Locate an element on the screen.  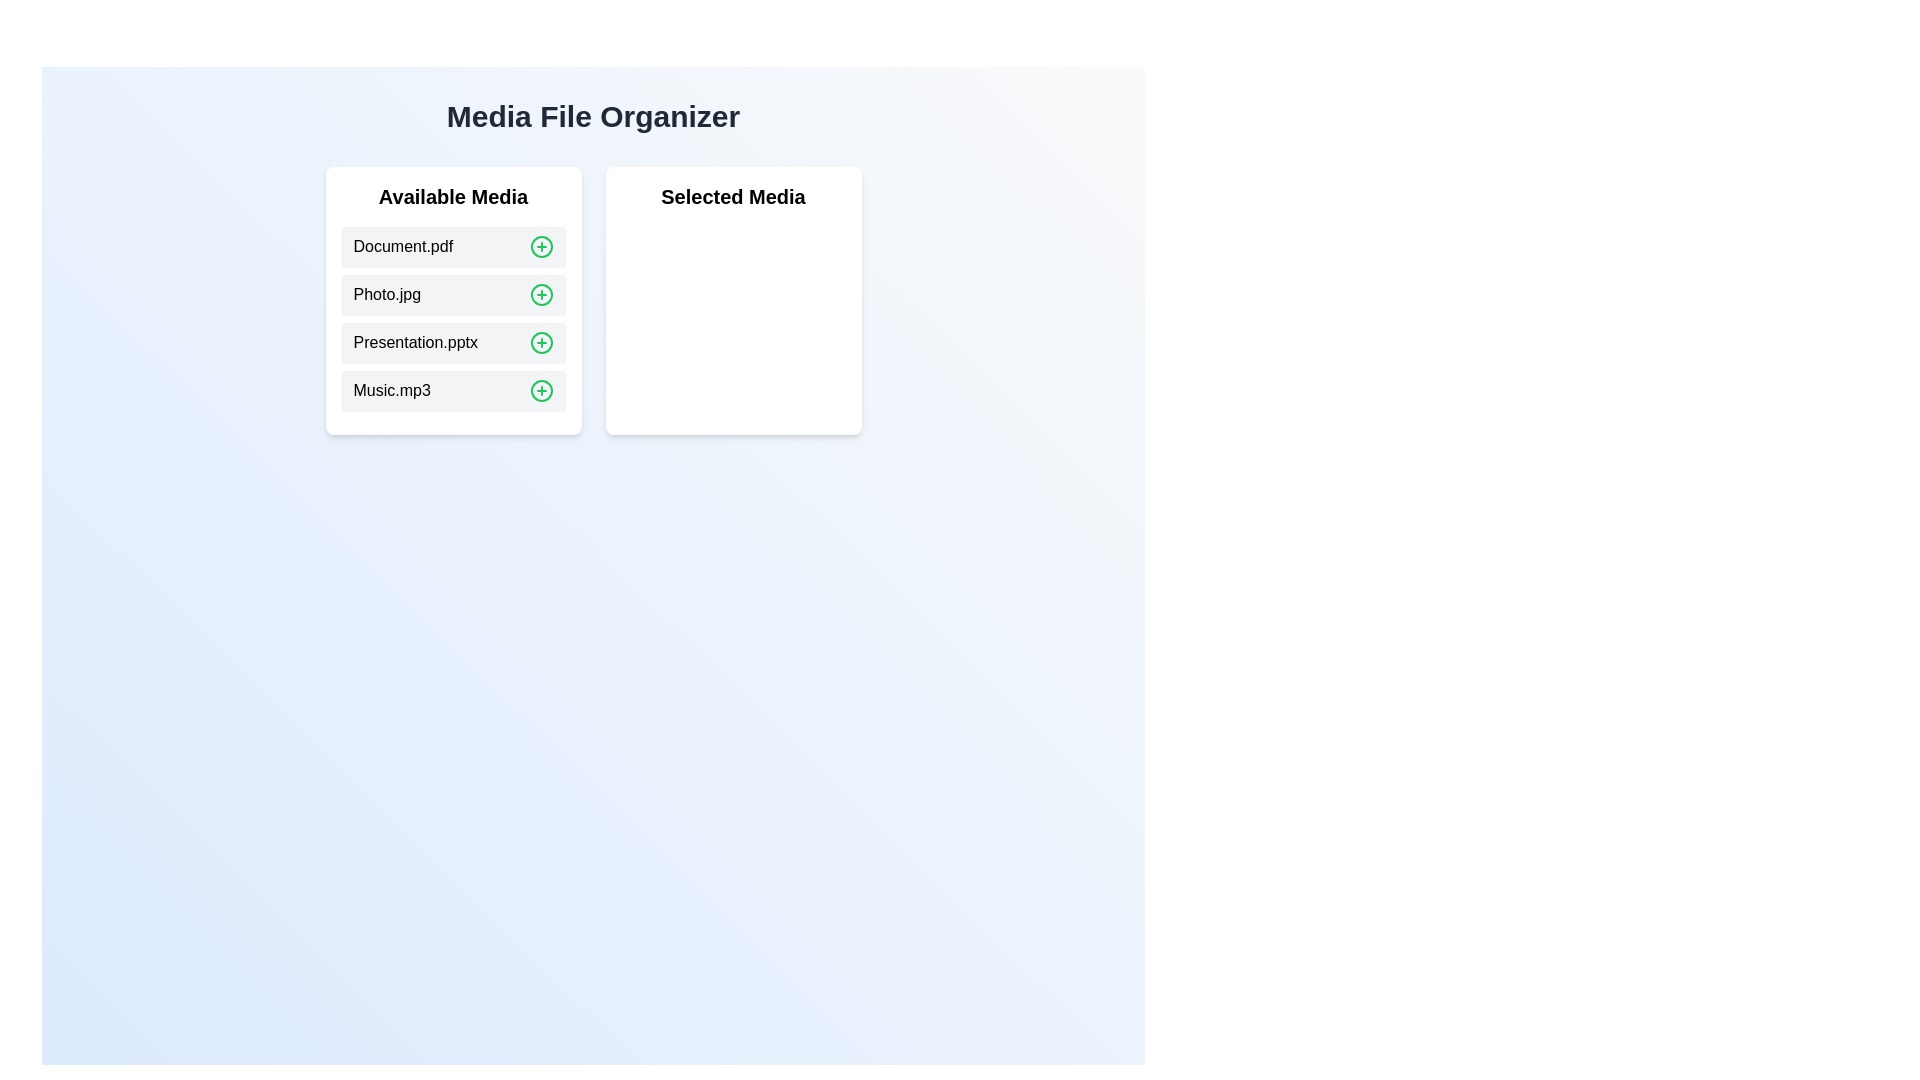
green plus icon next to Presentation.pptx in 'Available Media' to move it to 'Selected Media' is located at coordinates (541, 342).